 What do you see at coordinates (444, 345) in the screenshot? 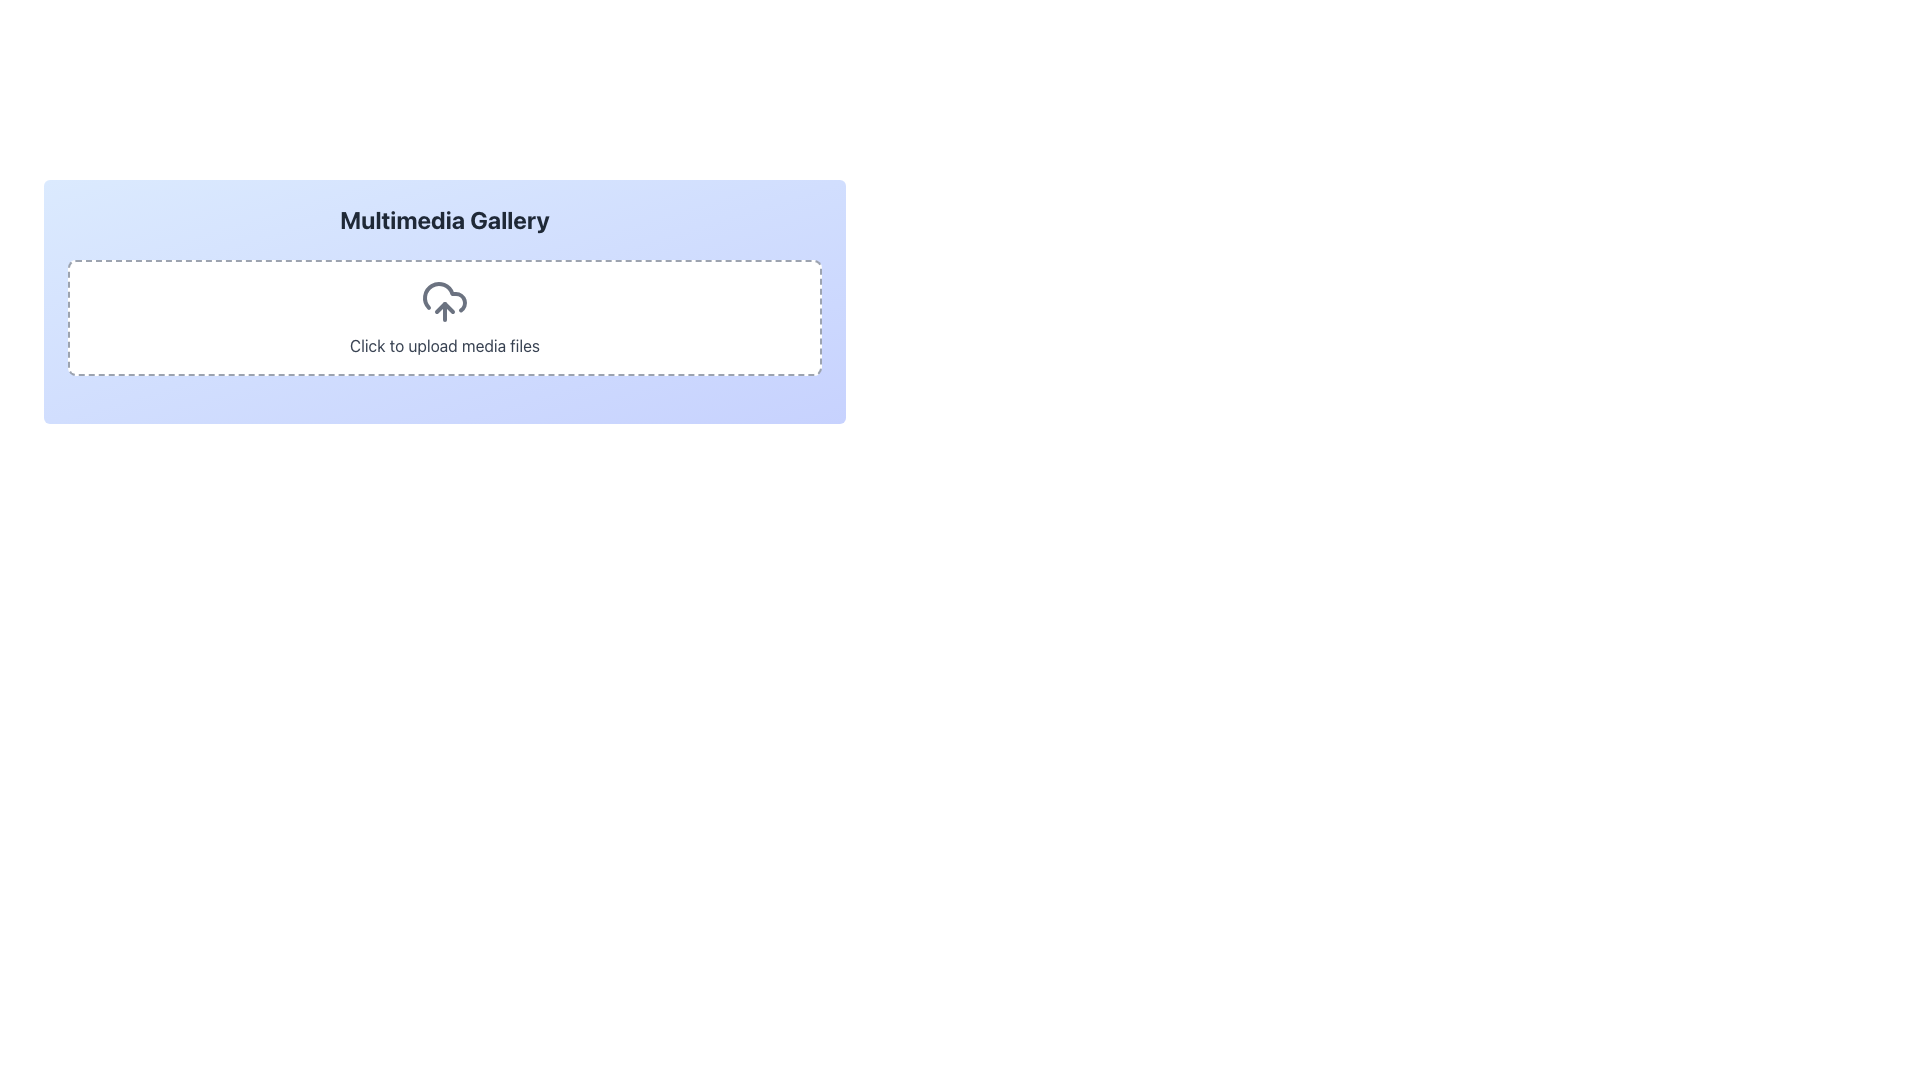
I see `text label displaying 'Click to upload media files' located in the upper-middle section of the page, styled as a cursor-pointer within a dashed rectangular border` at bounding box center [444, 345].